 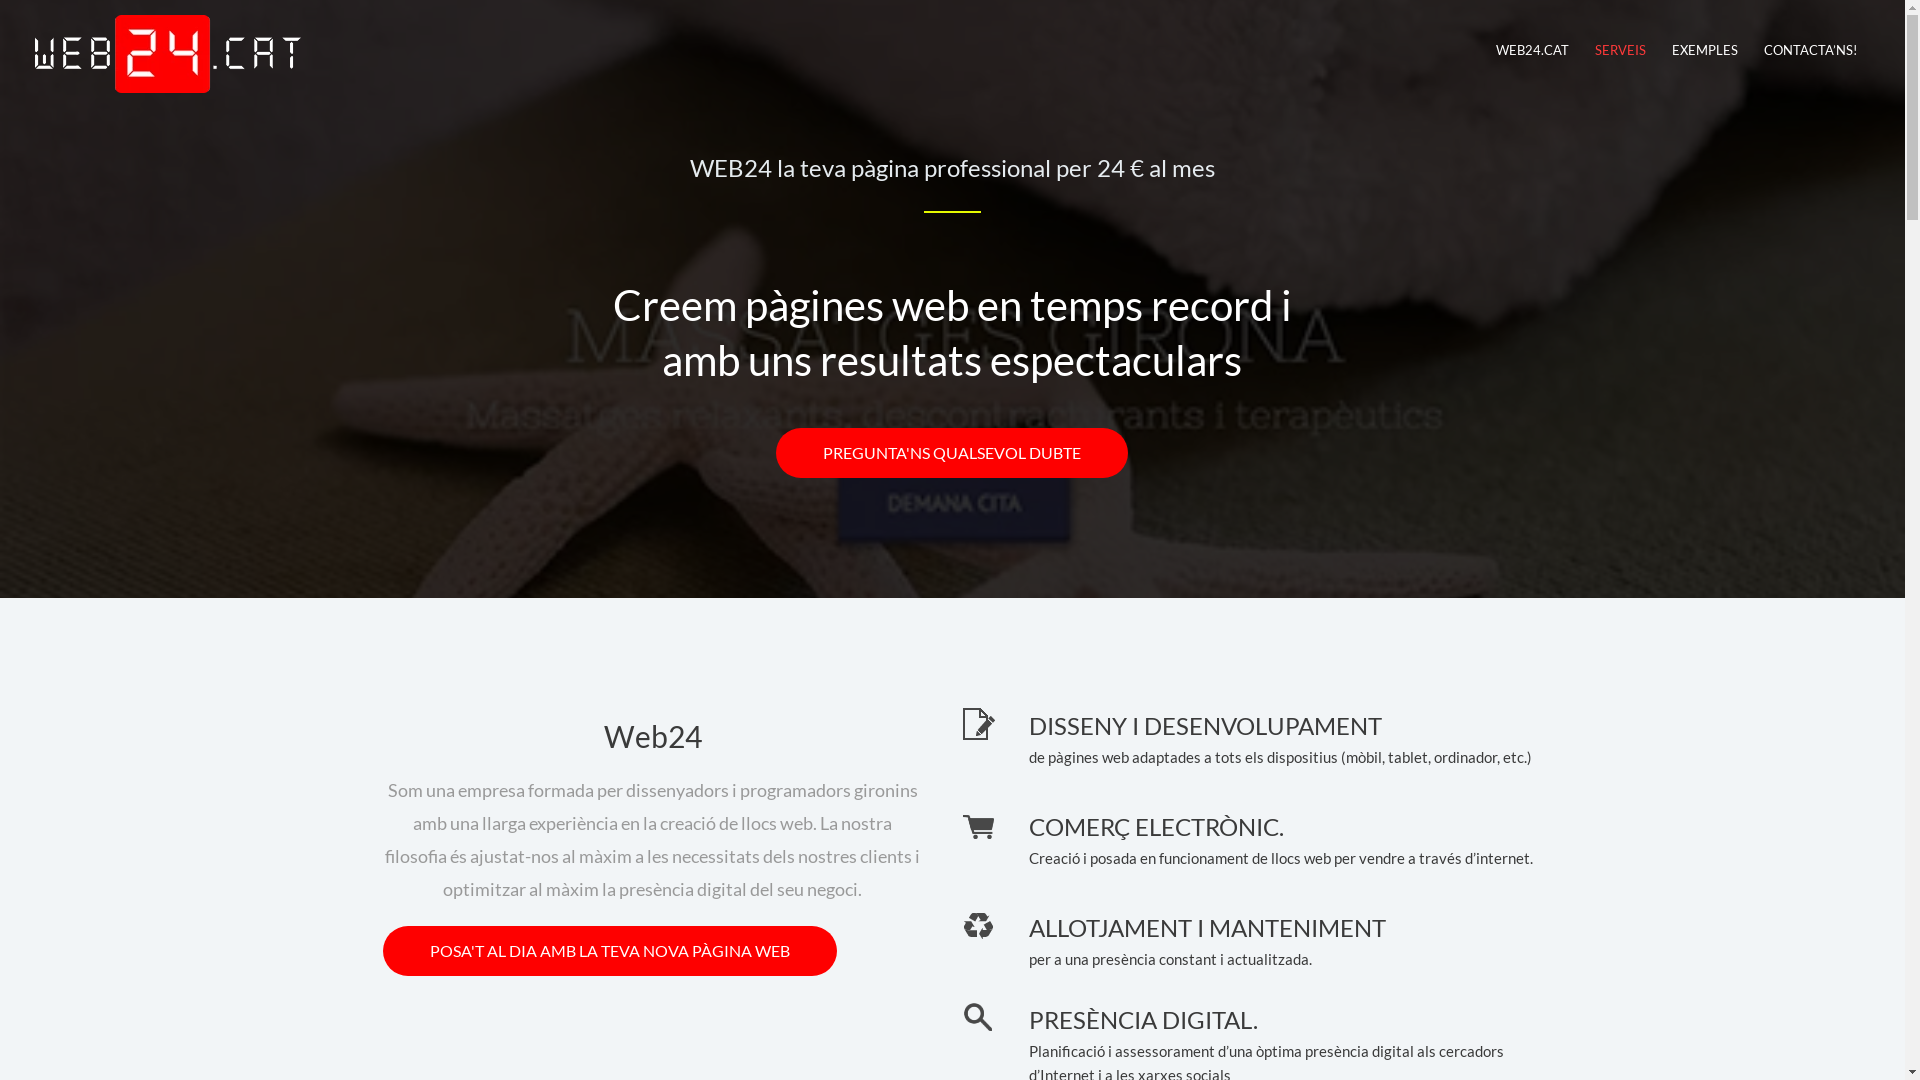 What do you see at coordinates (1659, 49) in the screenshot?
I see `'EXEMPLES'` at bounding box center [1659, 49].